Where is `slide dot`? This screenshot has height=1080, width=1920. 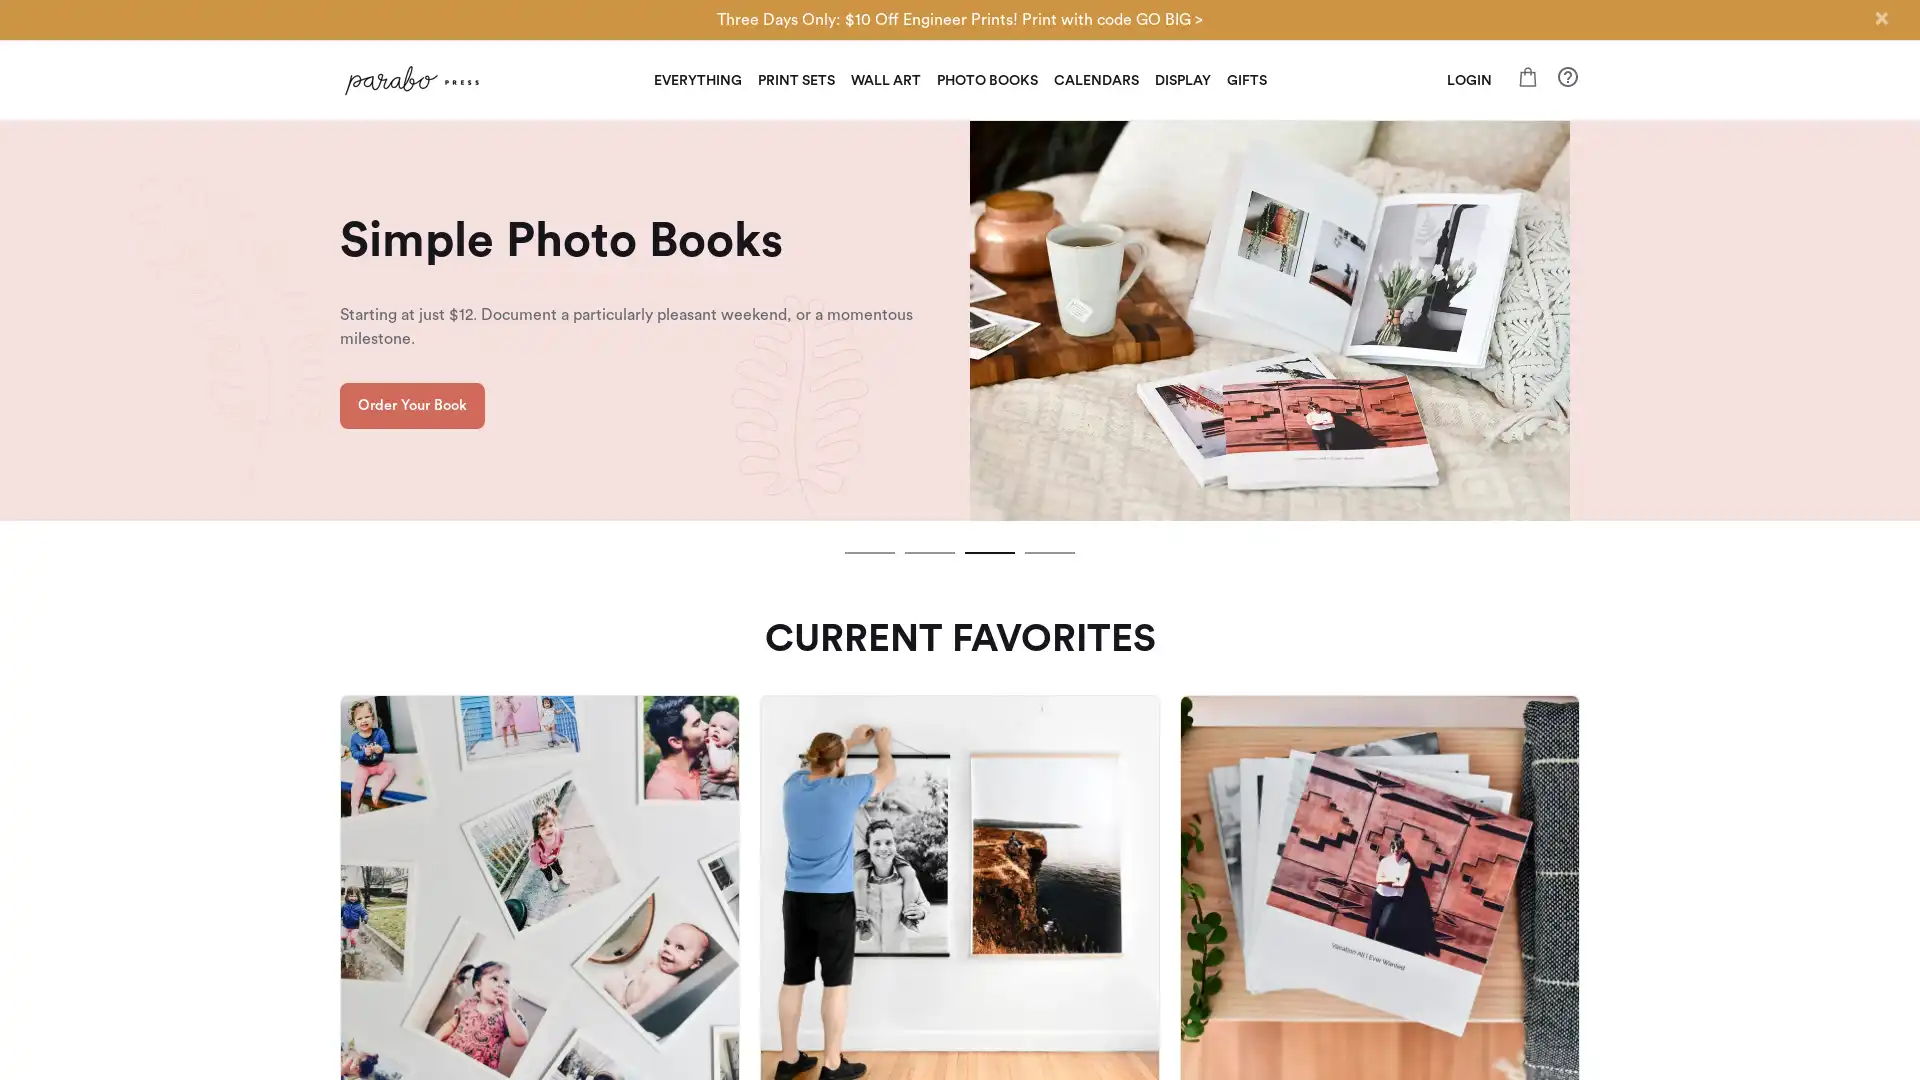 slide dot is located at coordinates (929, 552).